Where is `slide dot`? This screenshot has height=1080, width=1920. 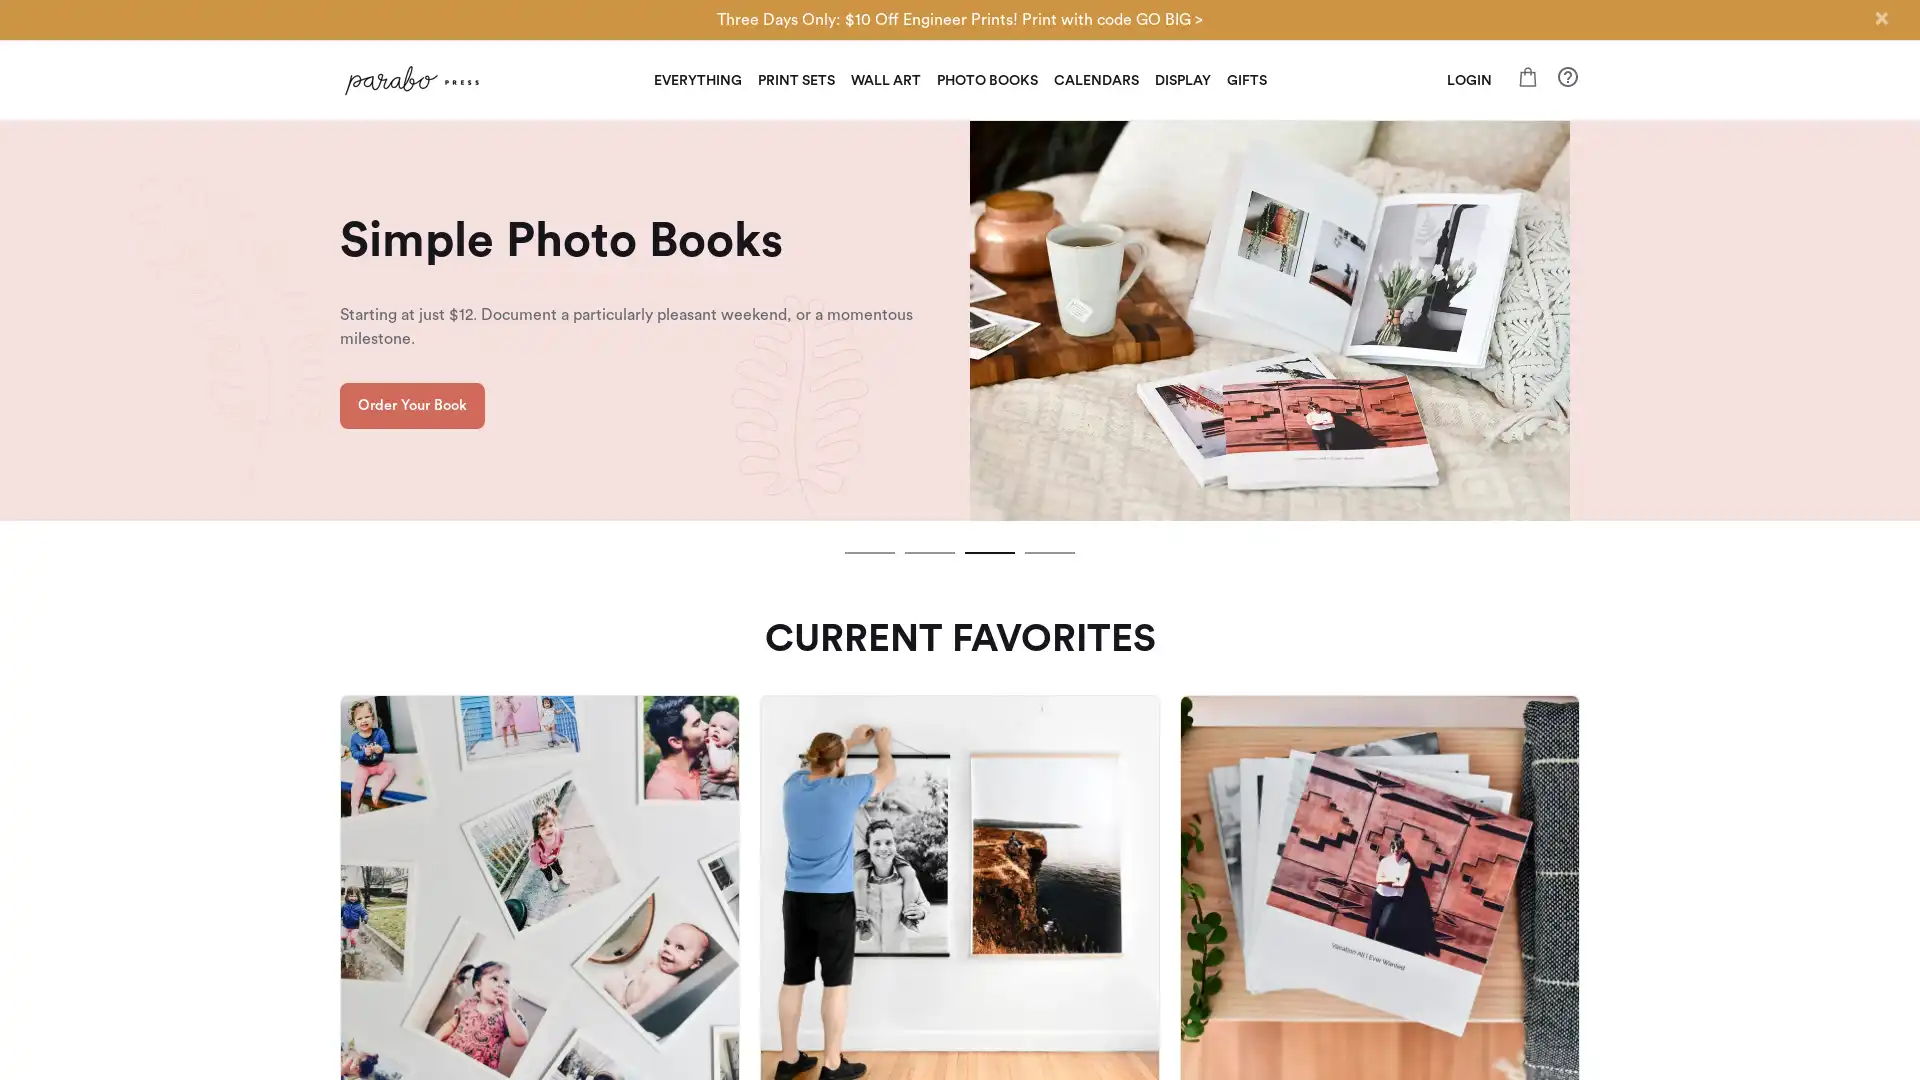 slide dot is located at coordinates (929, 552).